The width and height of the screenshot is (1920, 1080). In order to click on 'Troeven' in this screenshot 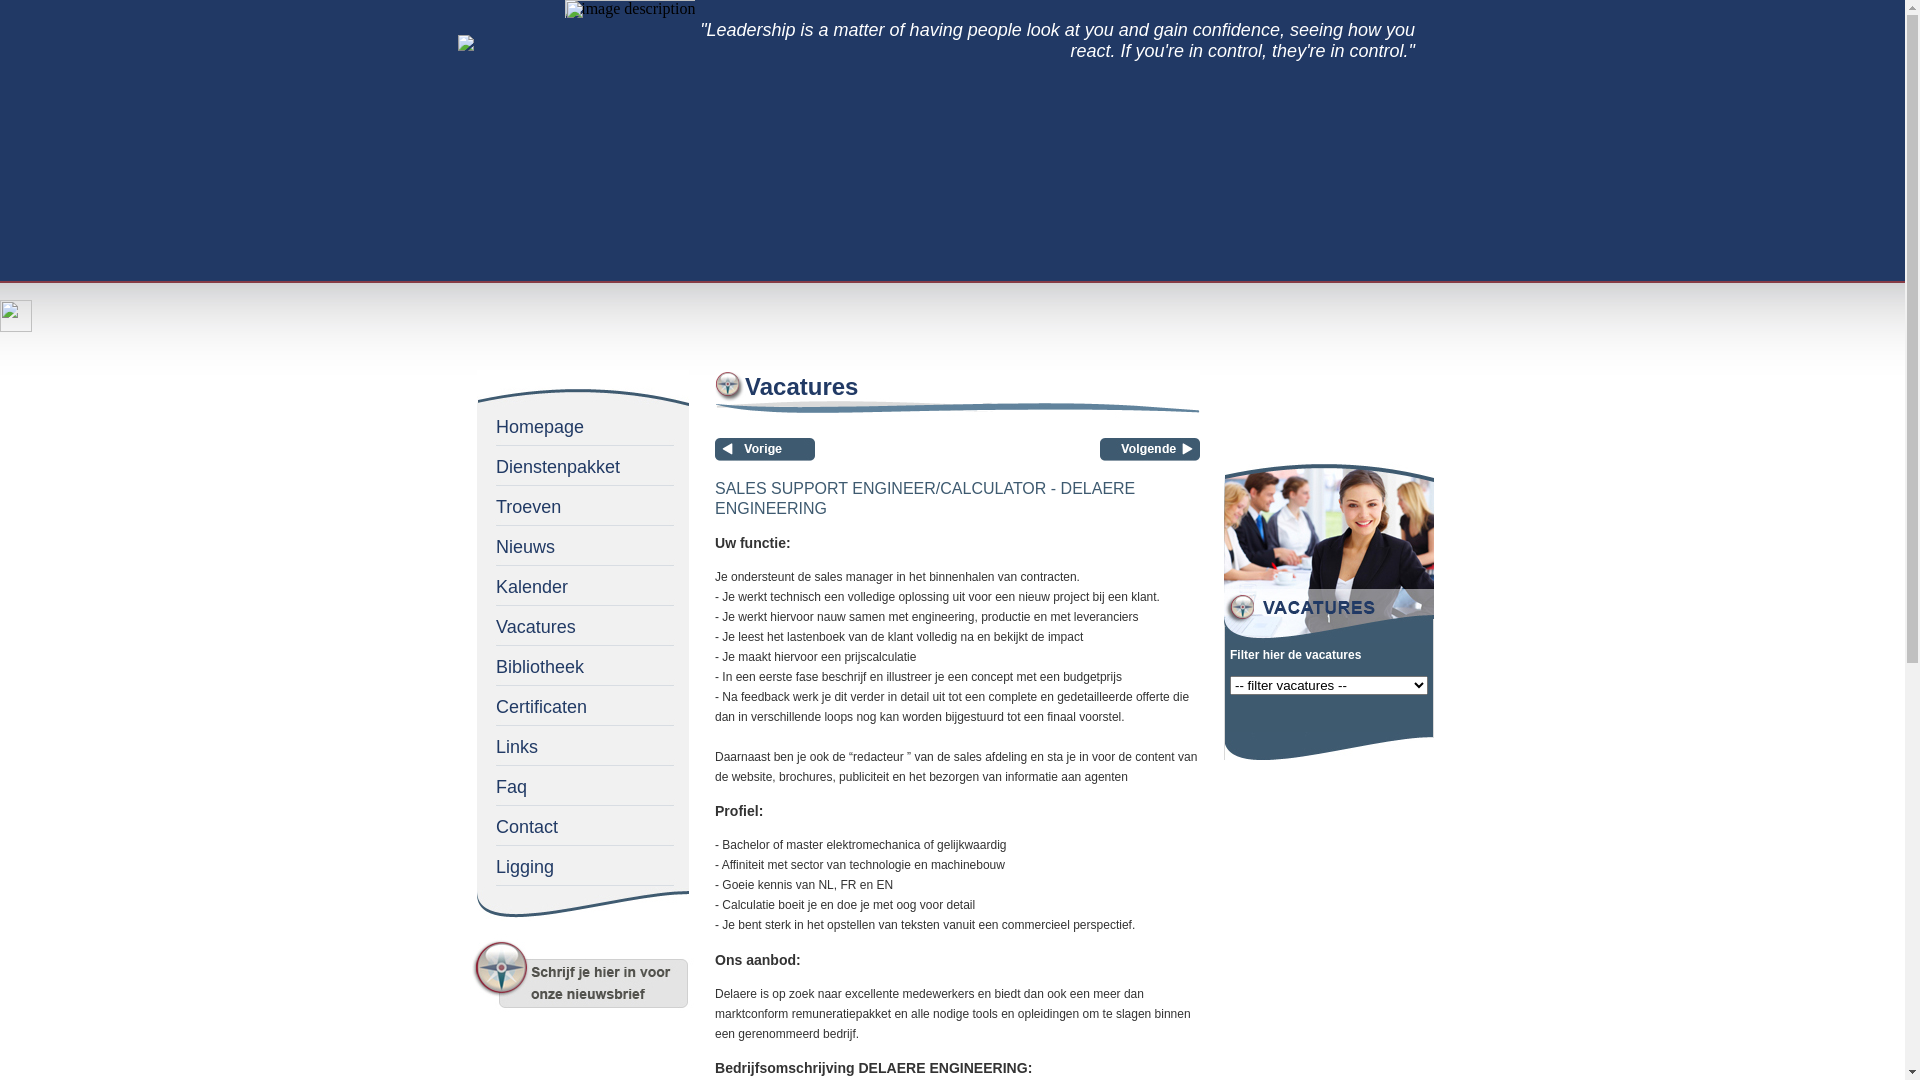, I will do `click(581, 501)`.